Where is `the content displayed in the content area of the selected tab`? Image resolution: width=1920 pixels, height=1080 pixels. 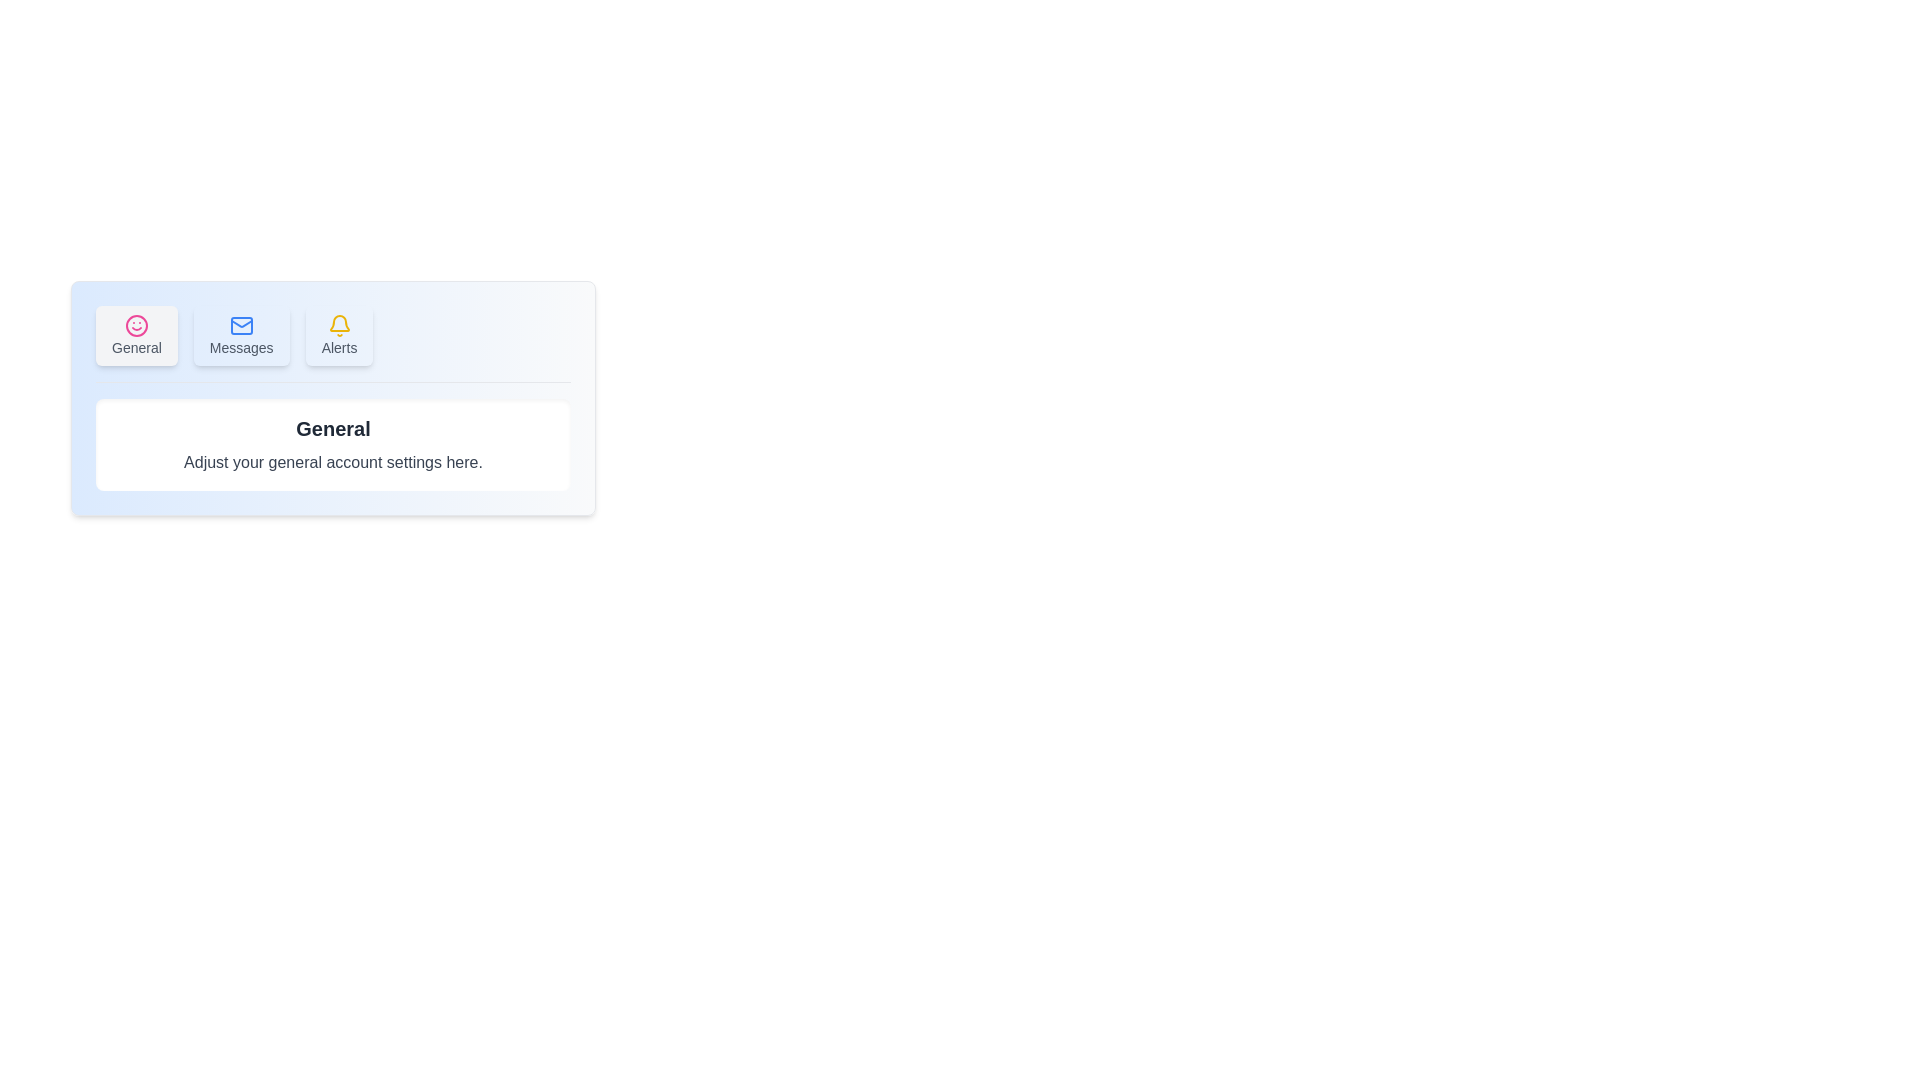
the content displayed in the content area of the selected tab is located at coordinates (333, 443).